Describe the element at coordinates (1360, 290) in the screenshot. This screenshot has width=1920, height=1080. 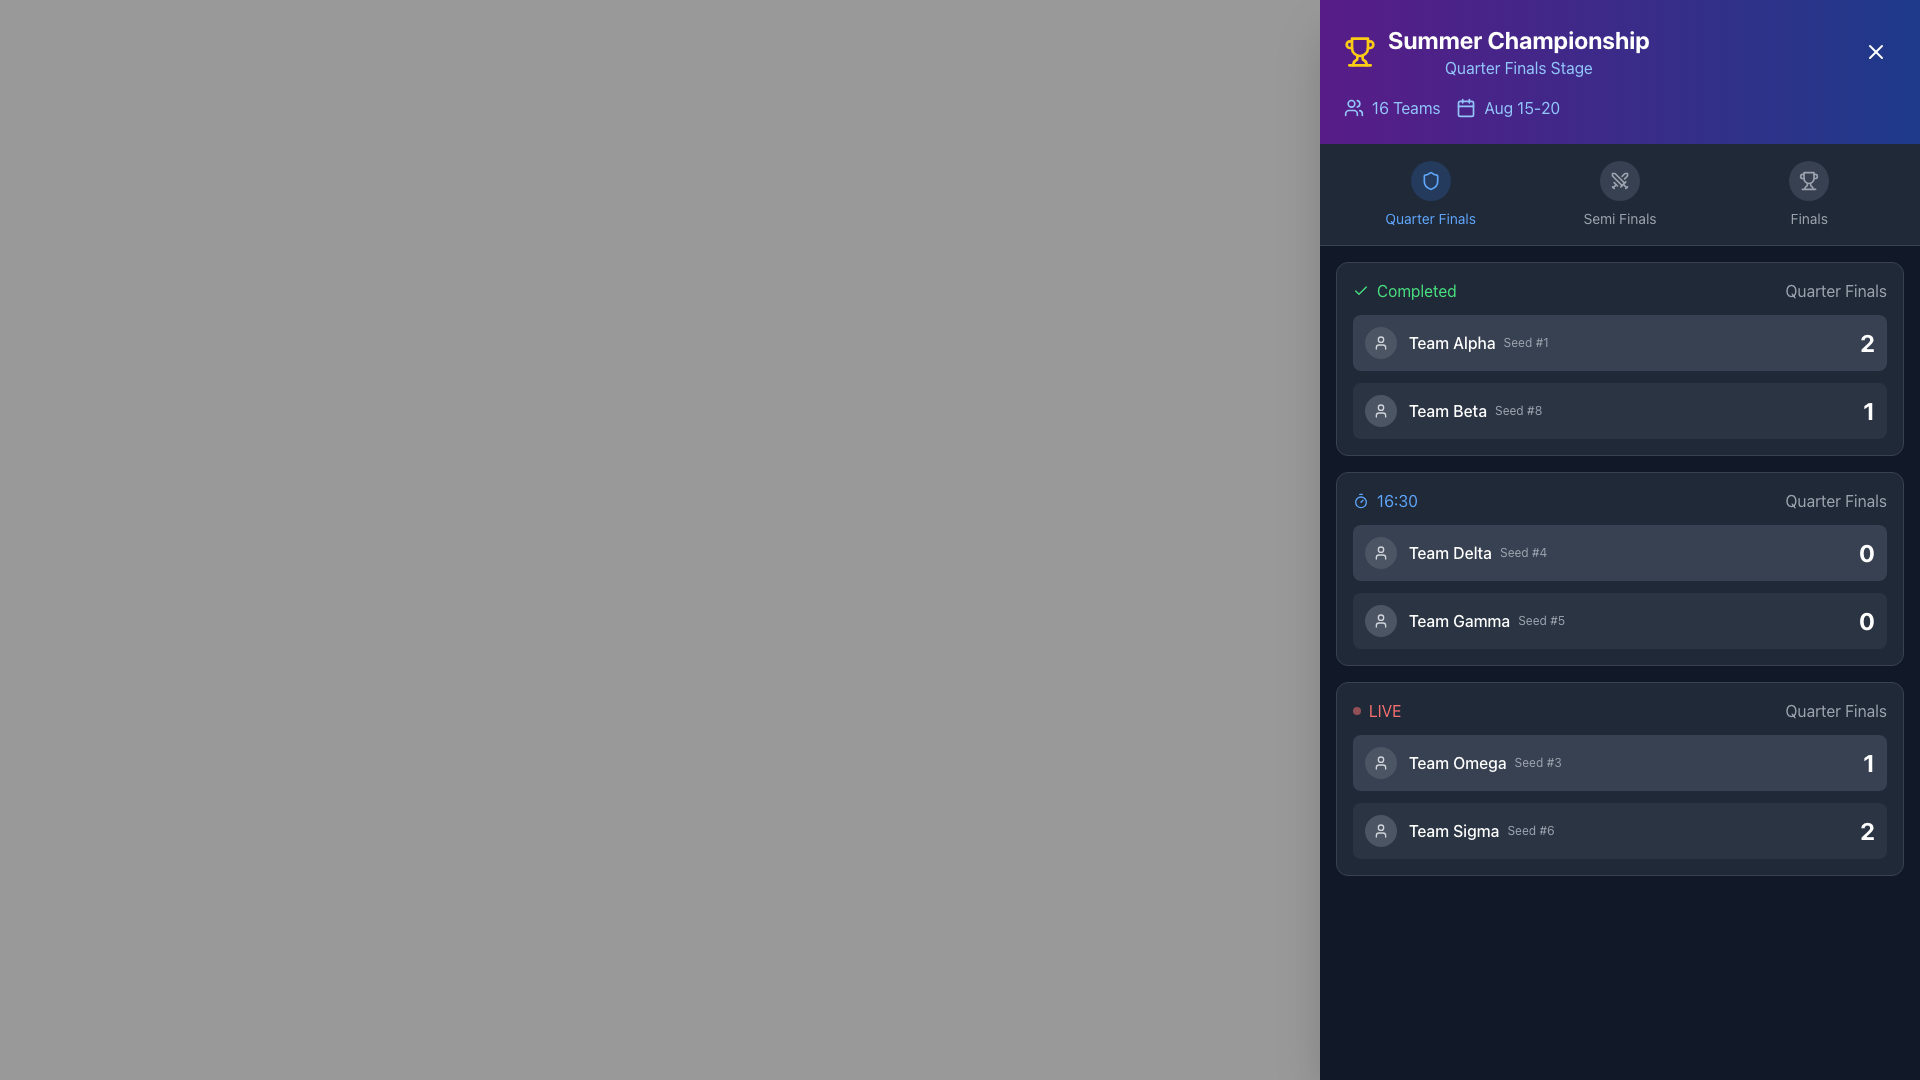
I see `the completion status icon located to the left of the 'Completed' label in the sidebar interface` at that location.